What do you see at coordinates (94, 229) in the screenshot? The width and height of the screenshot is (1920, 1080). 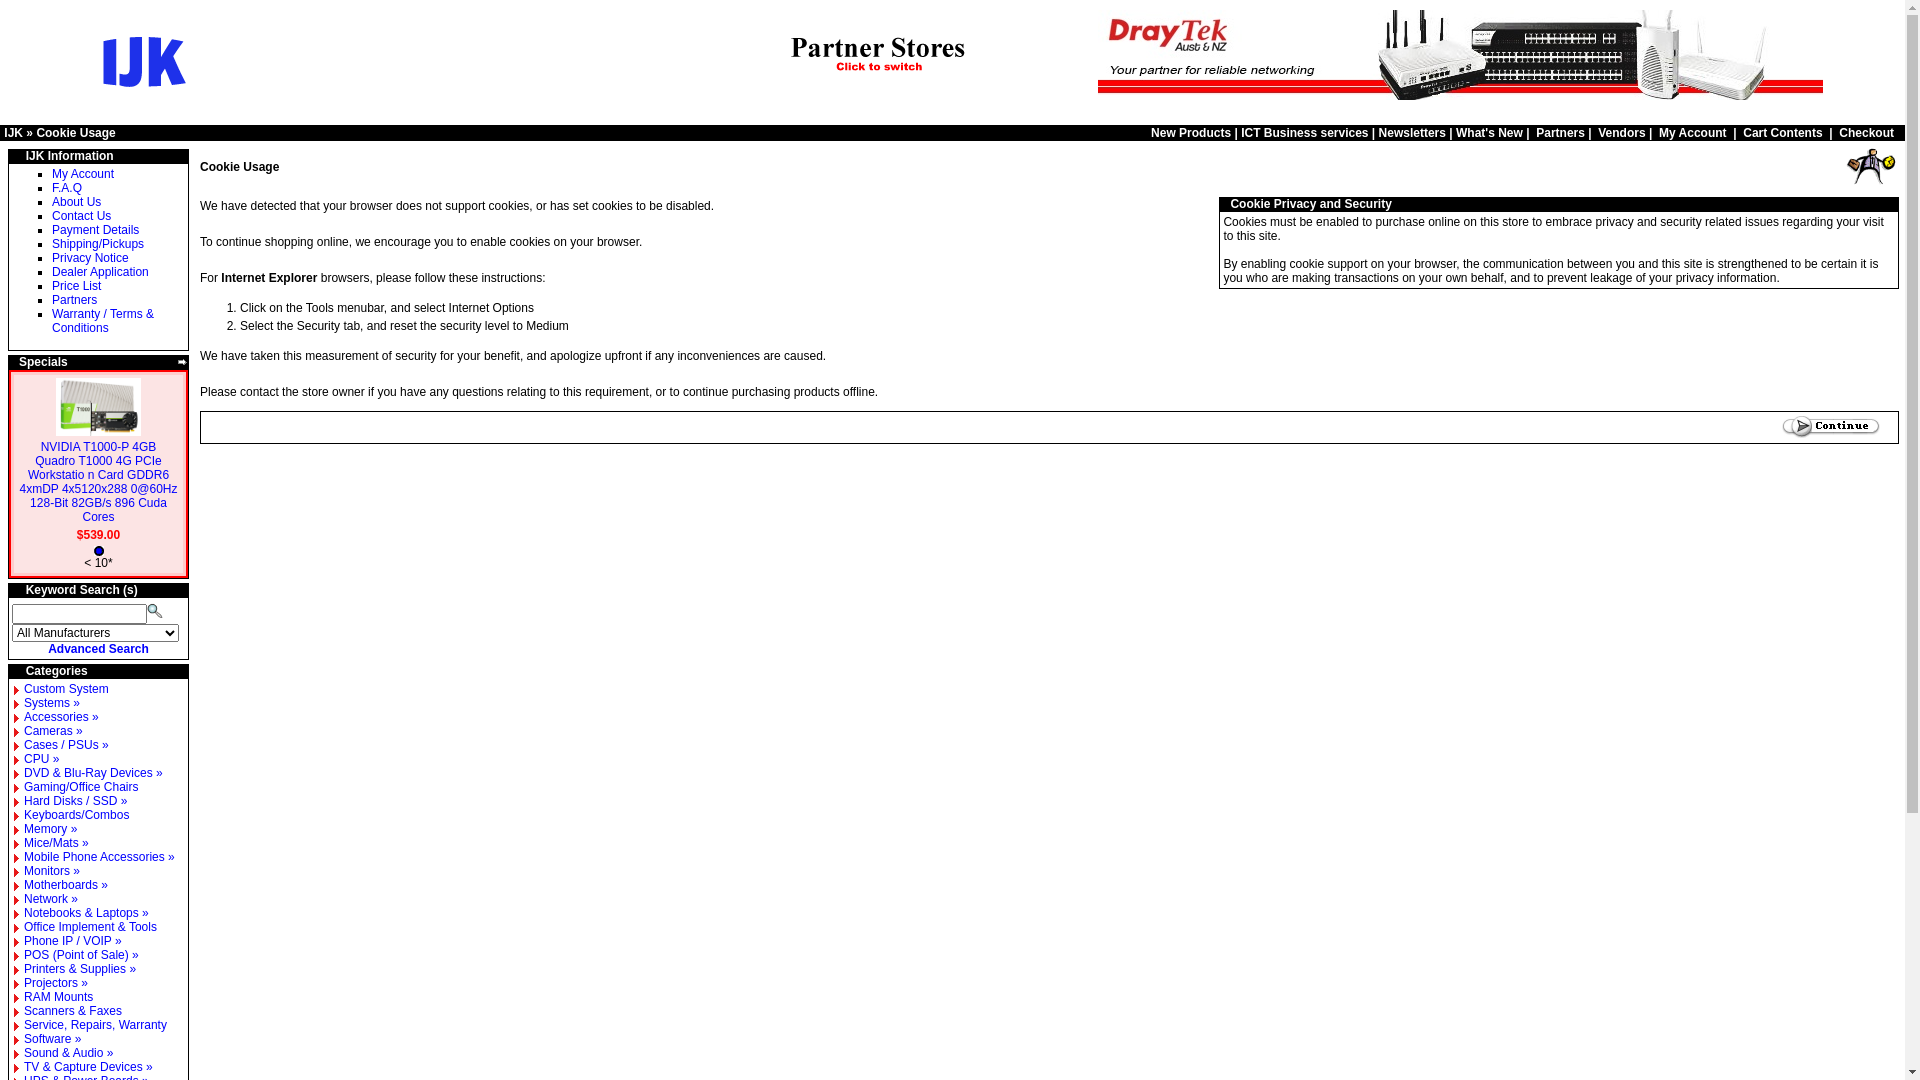 I see `'Payment Details'` at bounding box center [94, 229].